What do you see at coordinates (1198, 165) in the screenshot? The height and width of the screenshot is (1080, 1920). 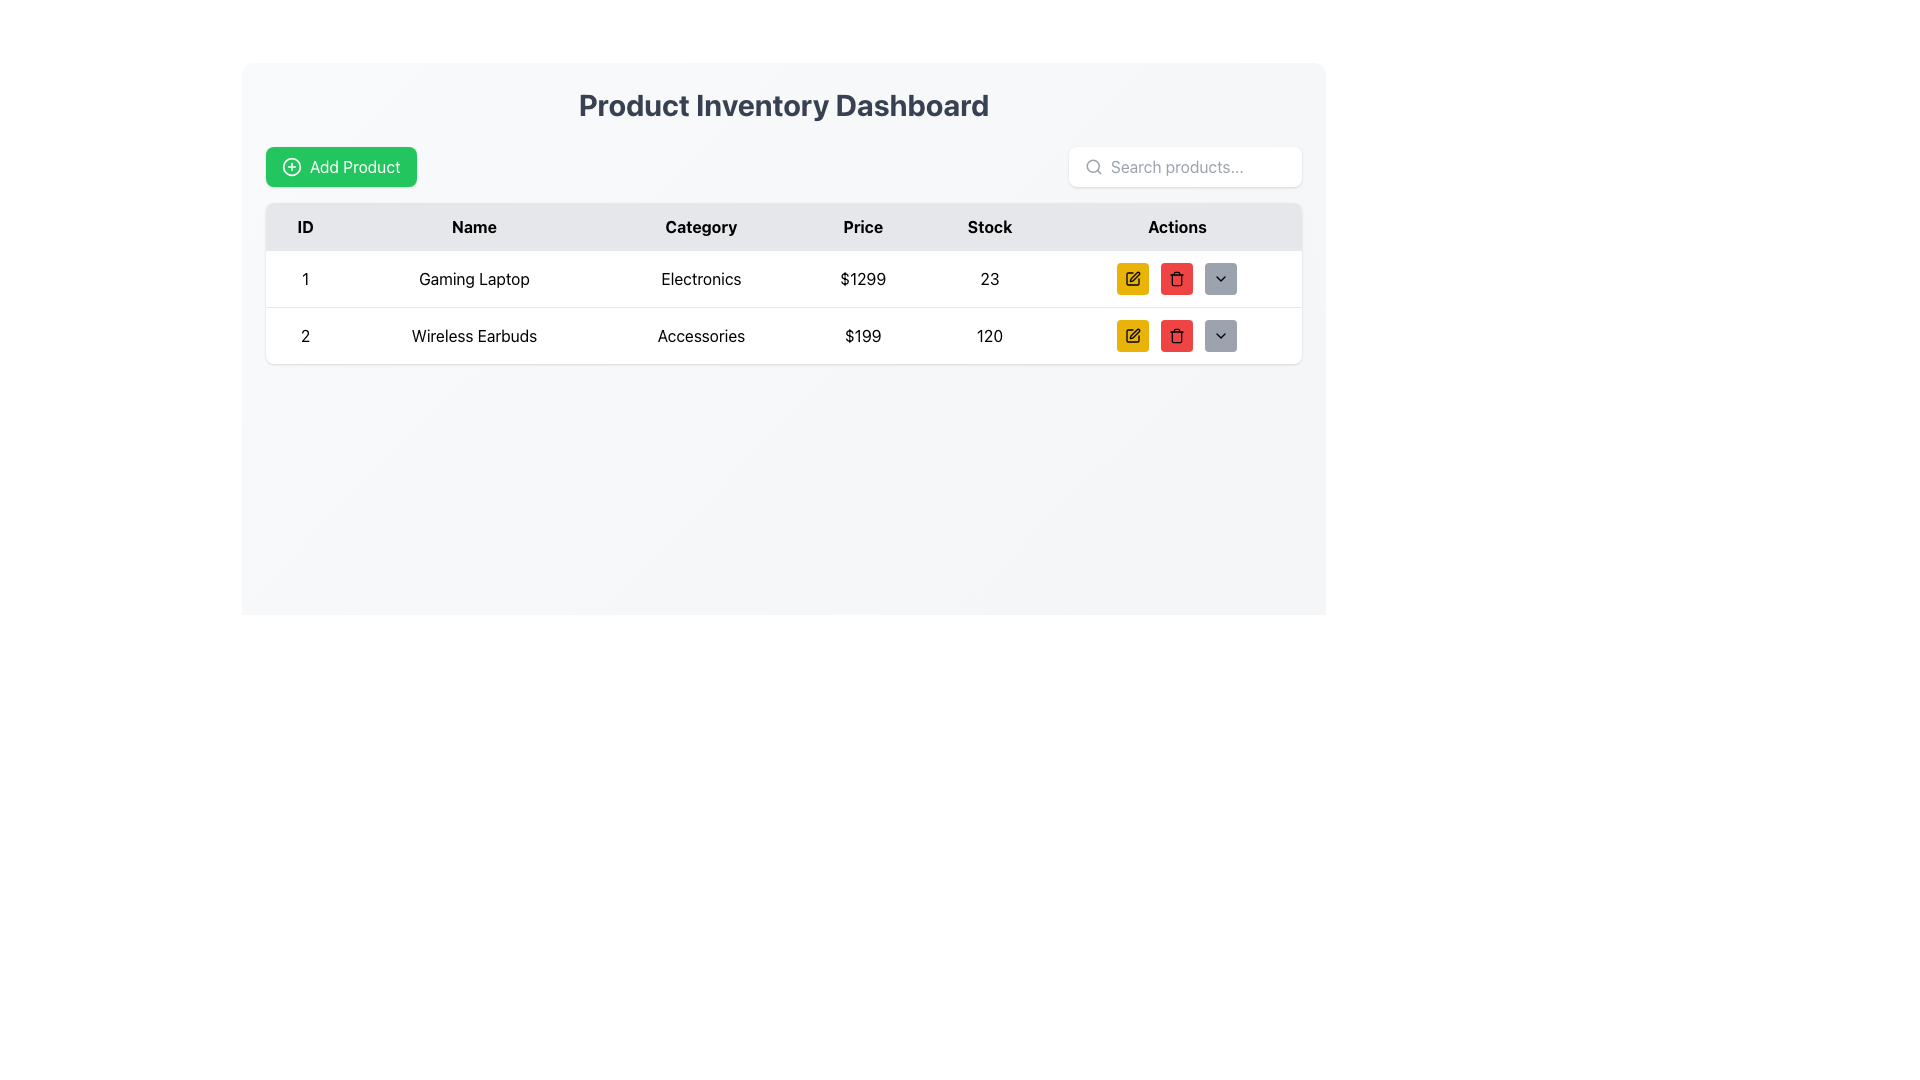 I see `the search text input field located in the top-right corner of the interface to trigger the tooltip or focus effect` at bounding box center [1198, 165].